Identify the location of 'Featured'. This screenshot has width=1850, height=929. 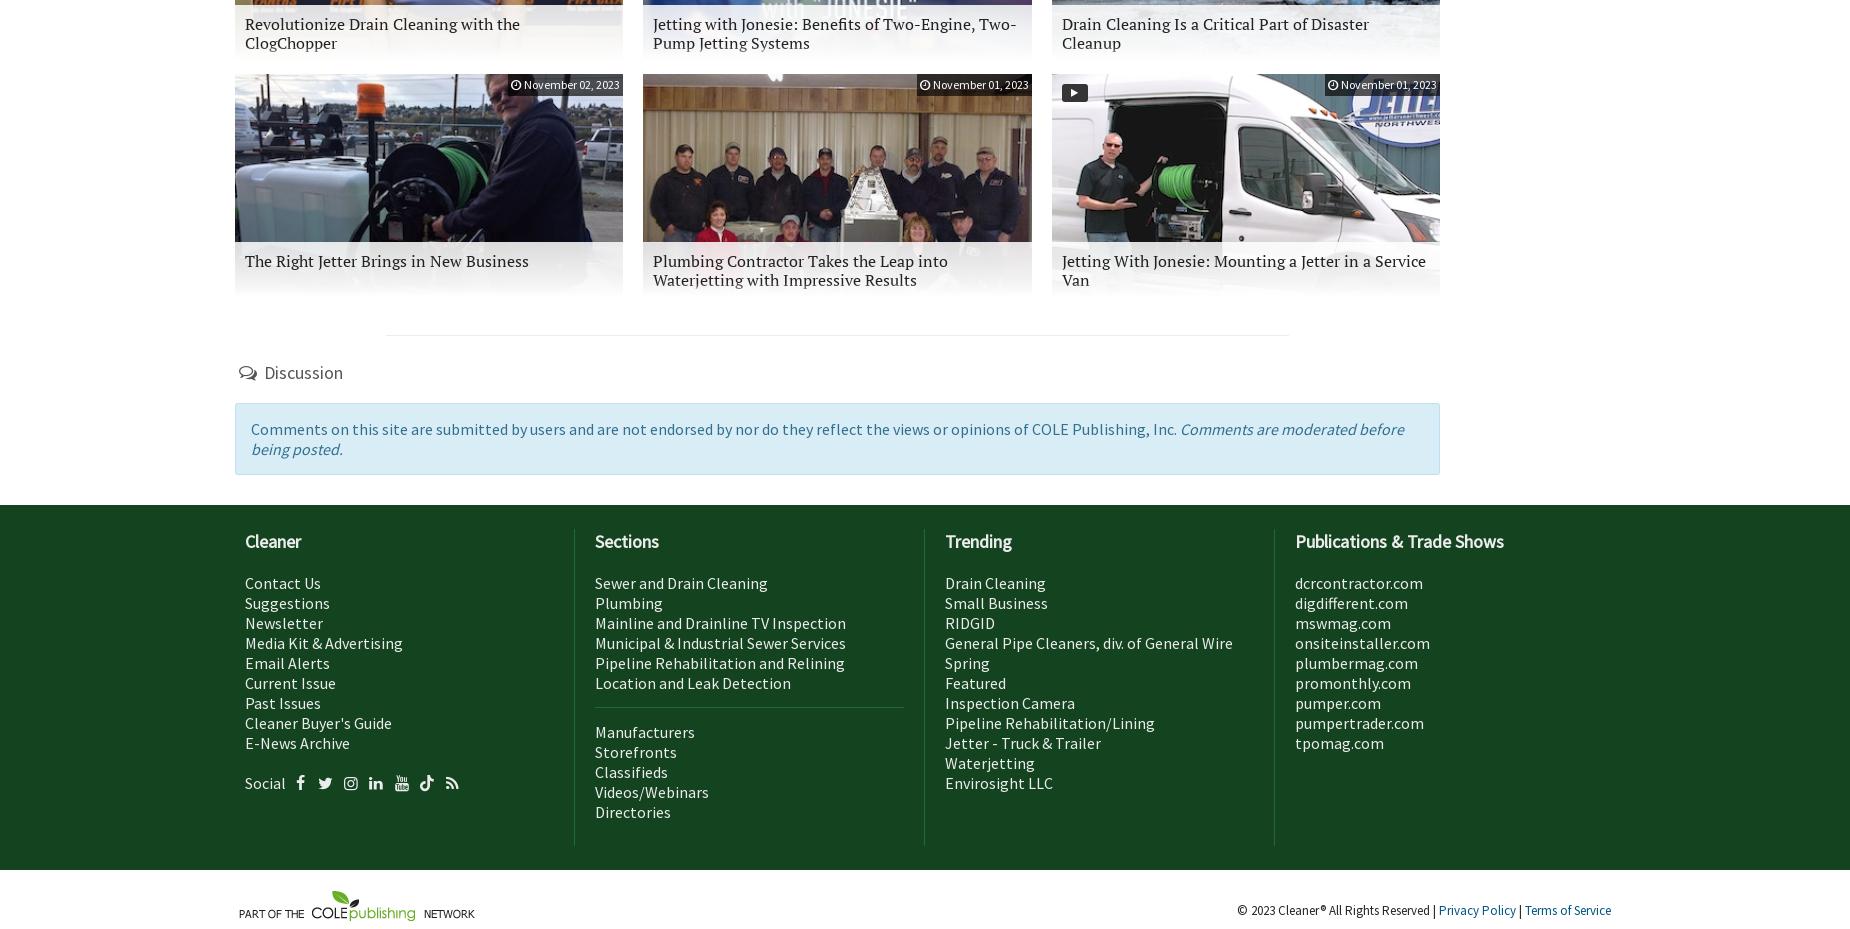
(974, 681).